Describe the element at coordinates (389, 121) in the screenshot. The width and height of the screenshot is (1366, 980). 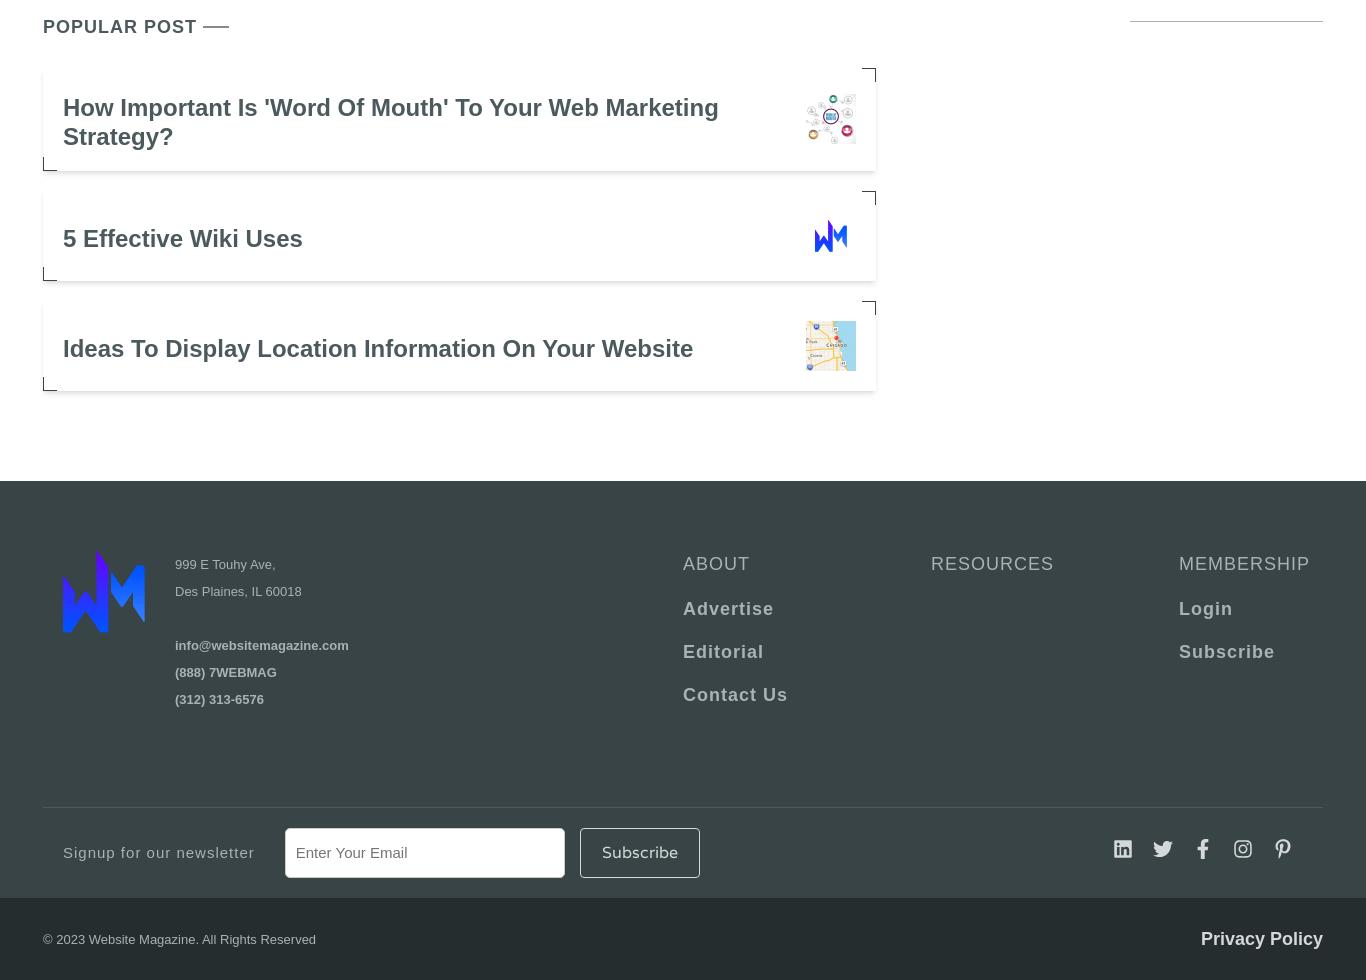
I see `'How Important Is 'Word of Mouth' To Your Web Marketing Strategy?'` at that location.